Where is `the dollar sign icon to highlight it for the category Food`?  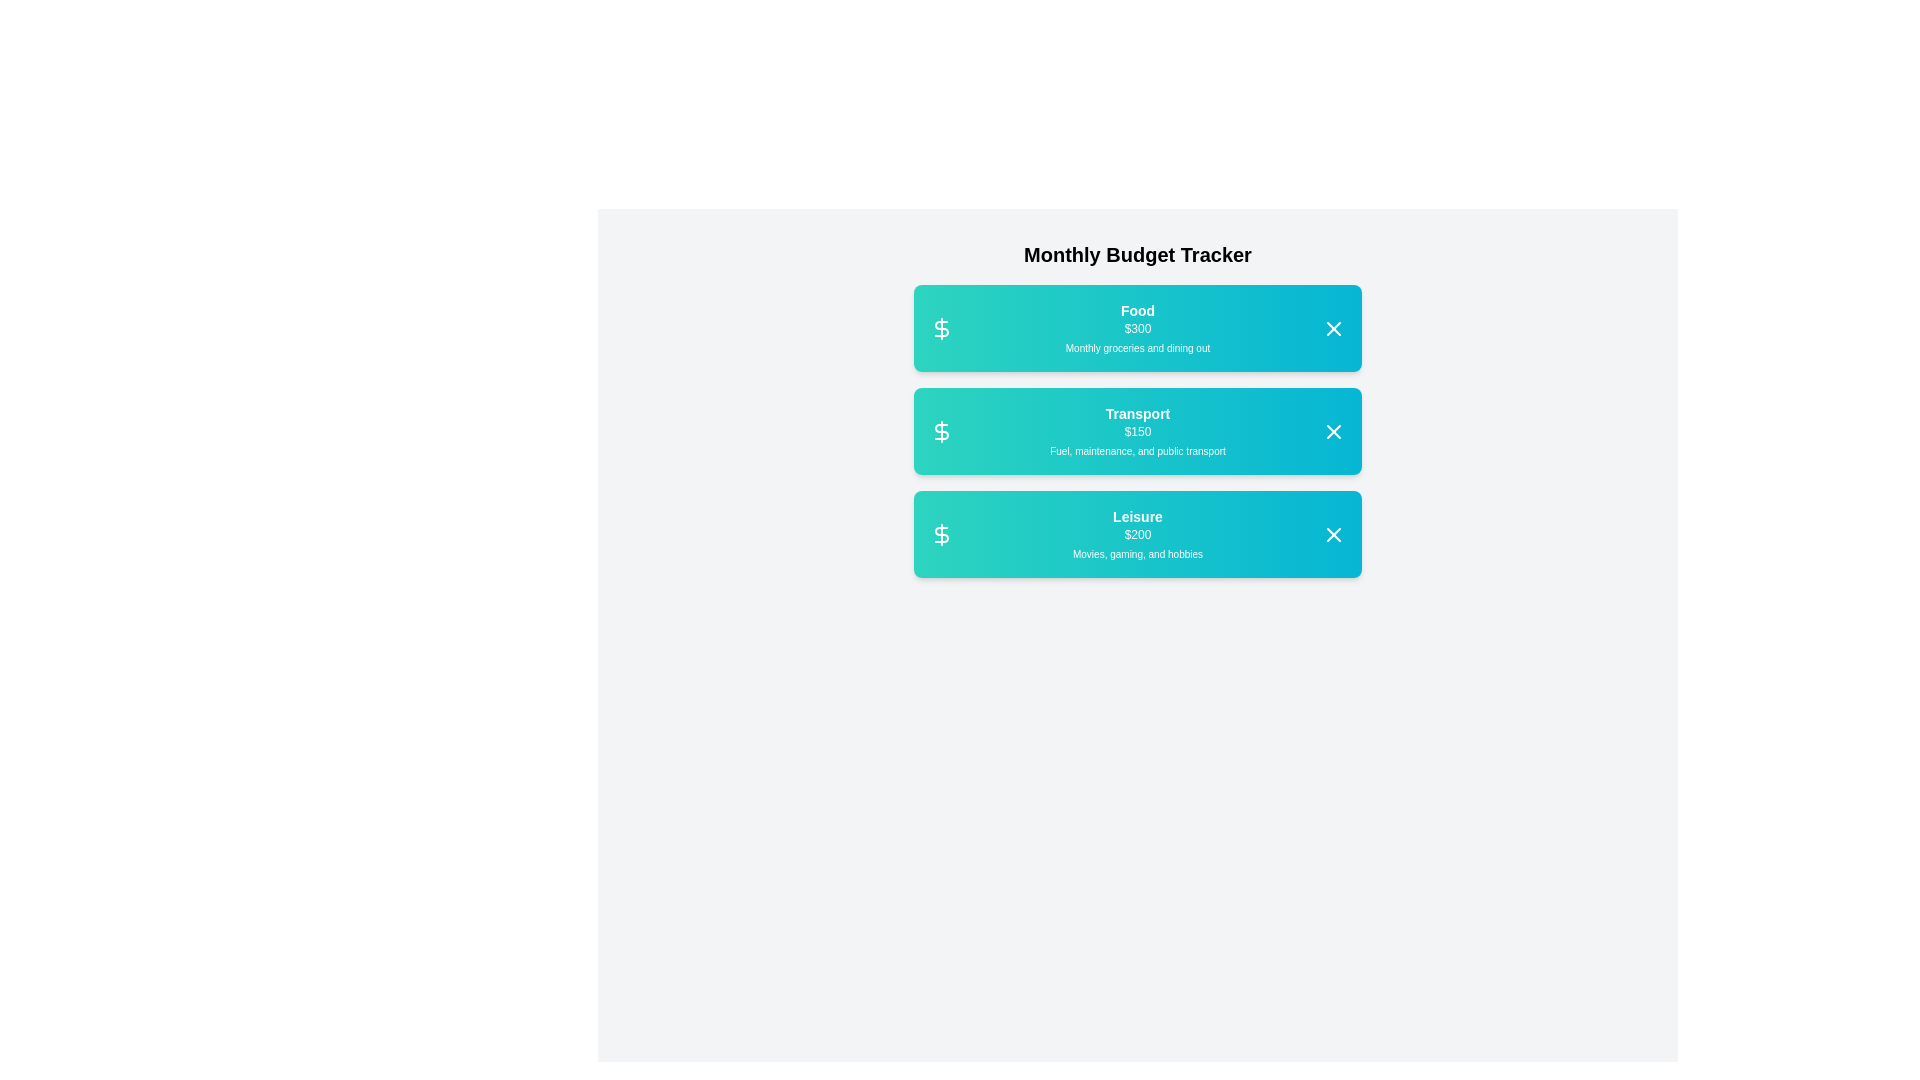
the dollar sign icon to highlight it for the category Food is located at coordinates (940, 327).